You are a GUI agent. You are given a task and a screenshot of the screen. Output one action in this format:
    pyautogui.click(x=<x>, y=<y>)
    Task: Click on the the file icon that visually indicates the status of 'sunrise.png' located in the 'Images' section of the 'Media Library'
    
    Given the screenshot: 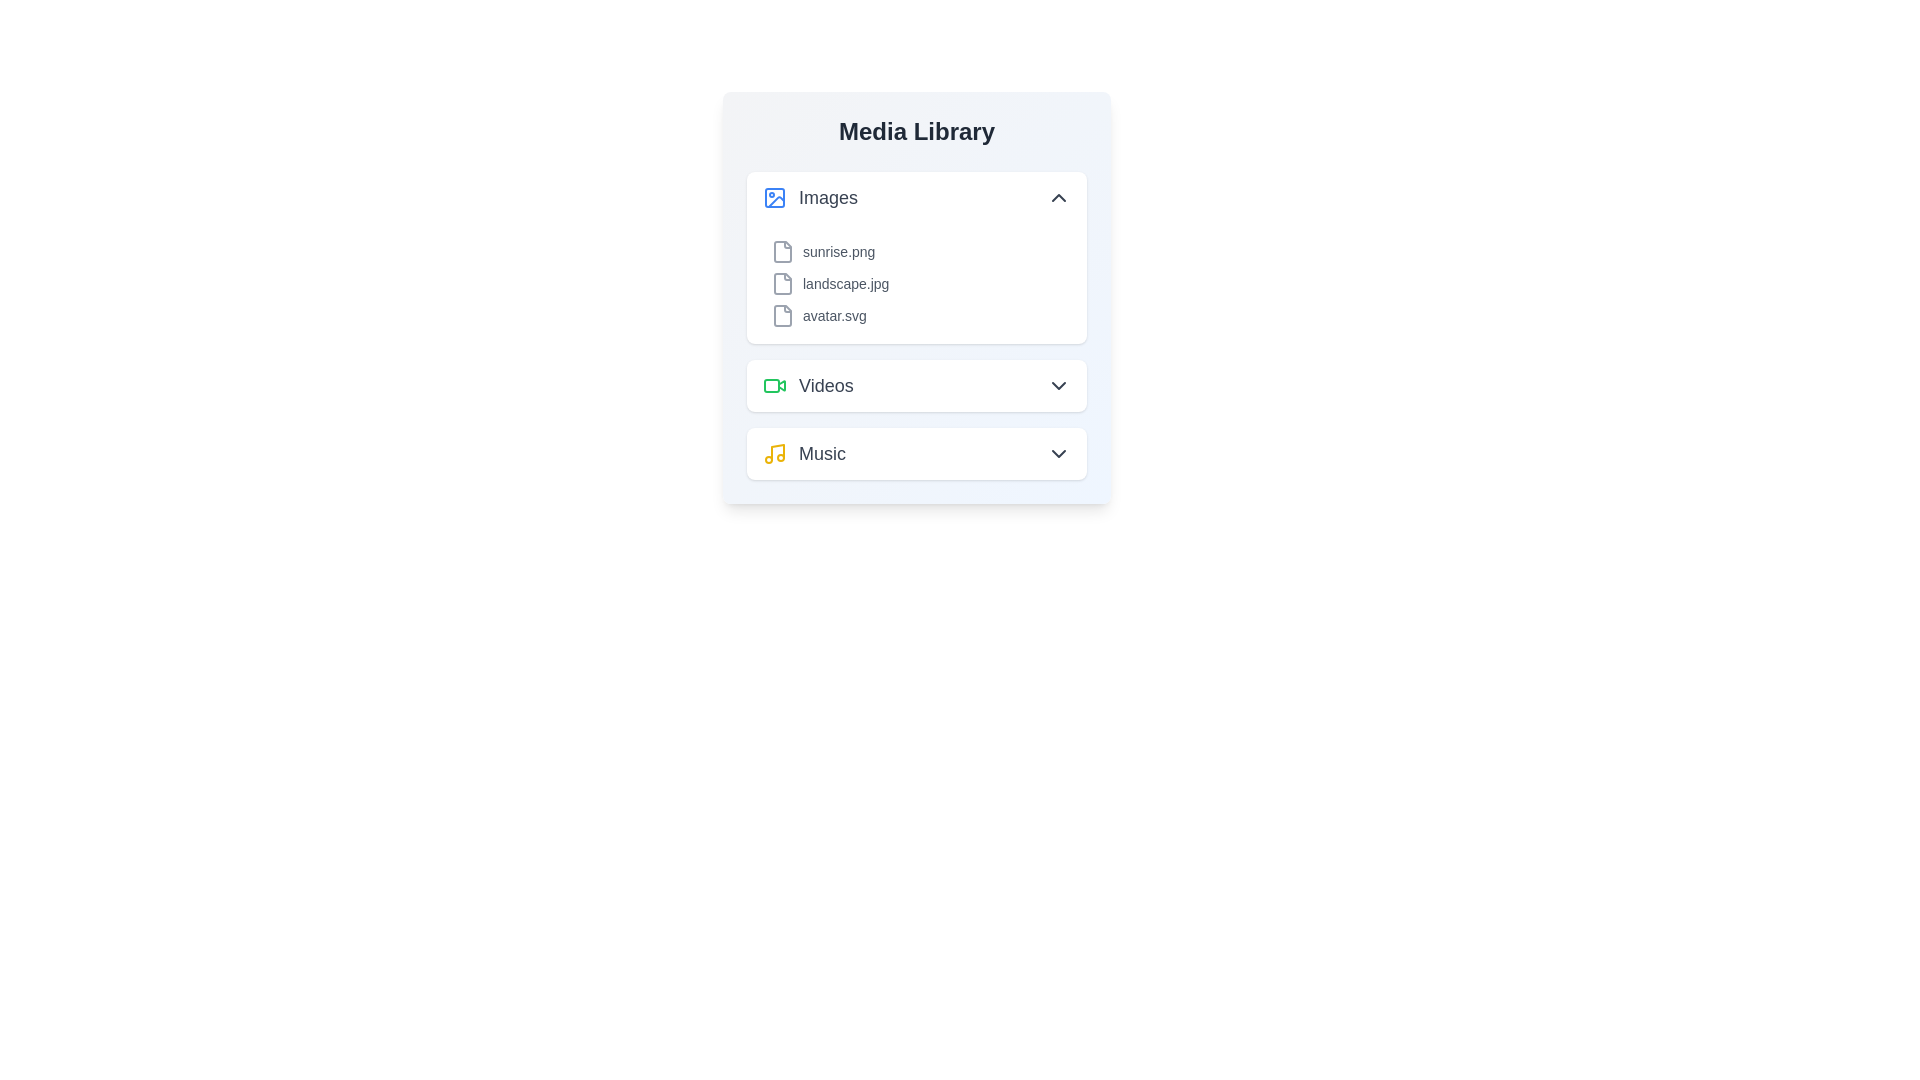 What is the action you would take?
    pyautogui.click(x=781, y=250)
    